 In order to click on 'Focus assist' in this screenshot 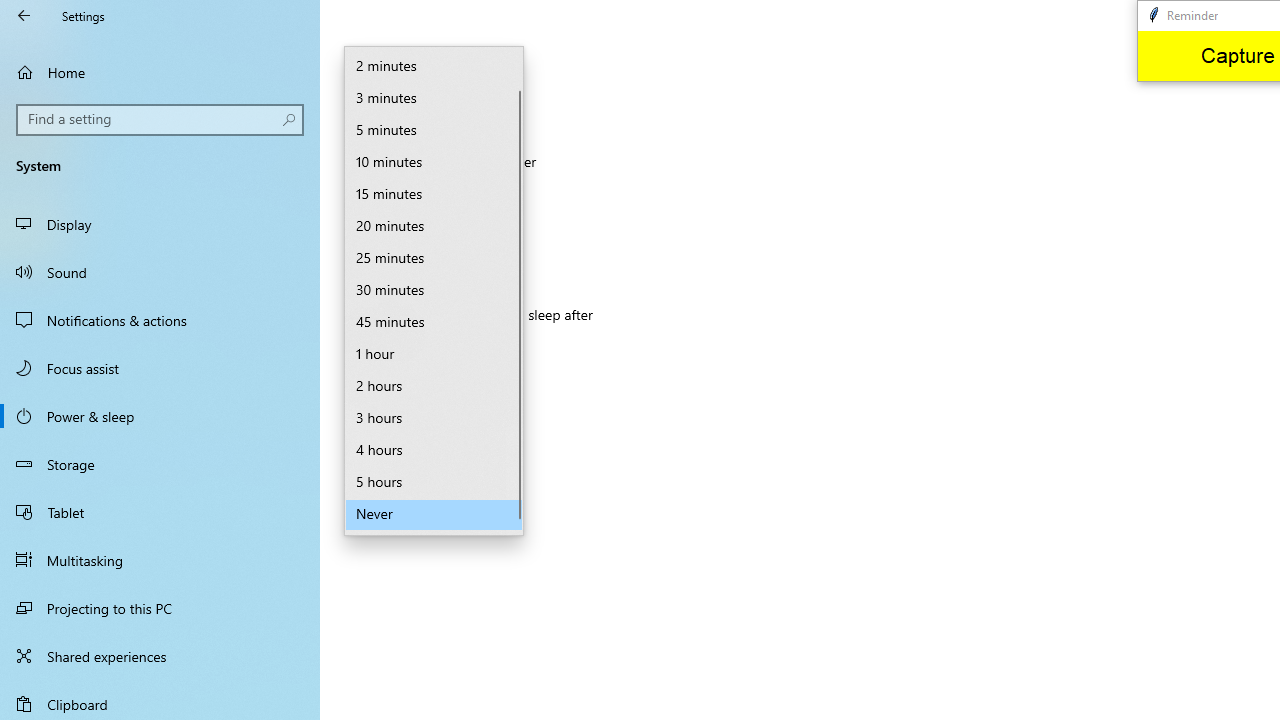, I will do `click(160, 367)`.